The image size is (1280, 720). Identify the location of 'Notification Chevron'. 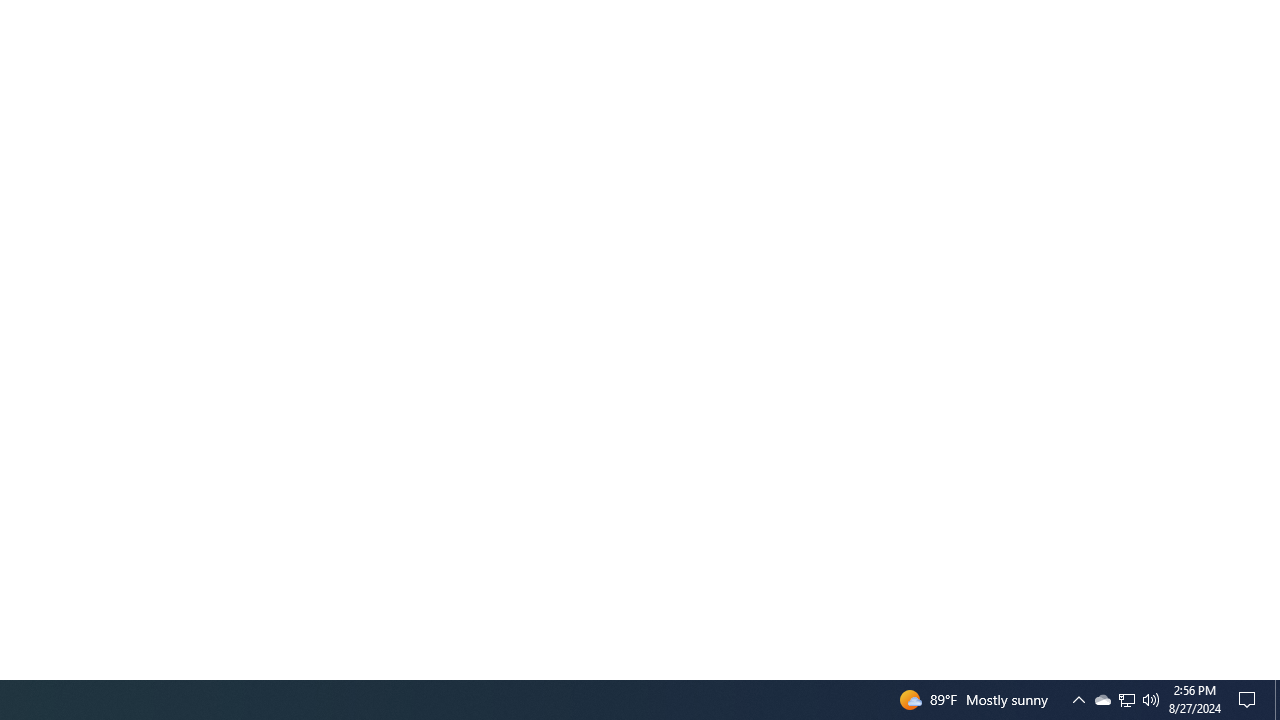
(1078, 698).